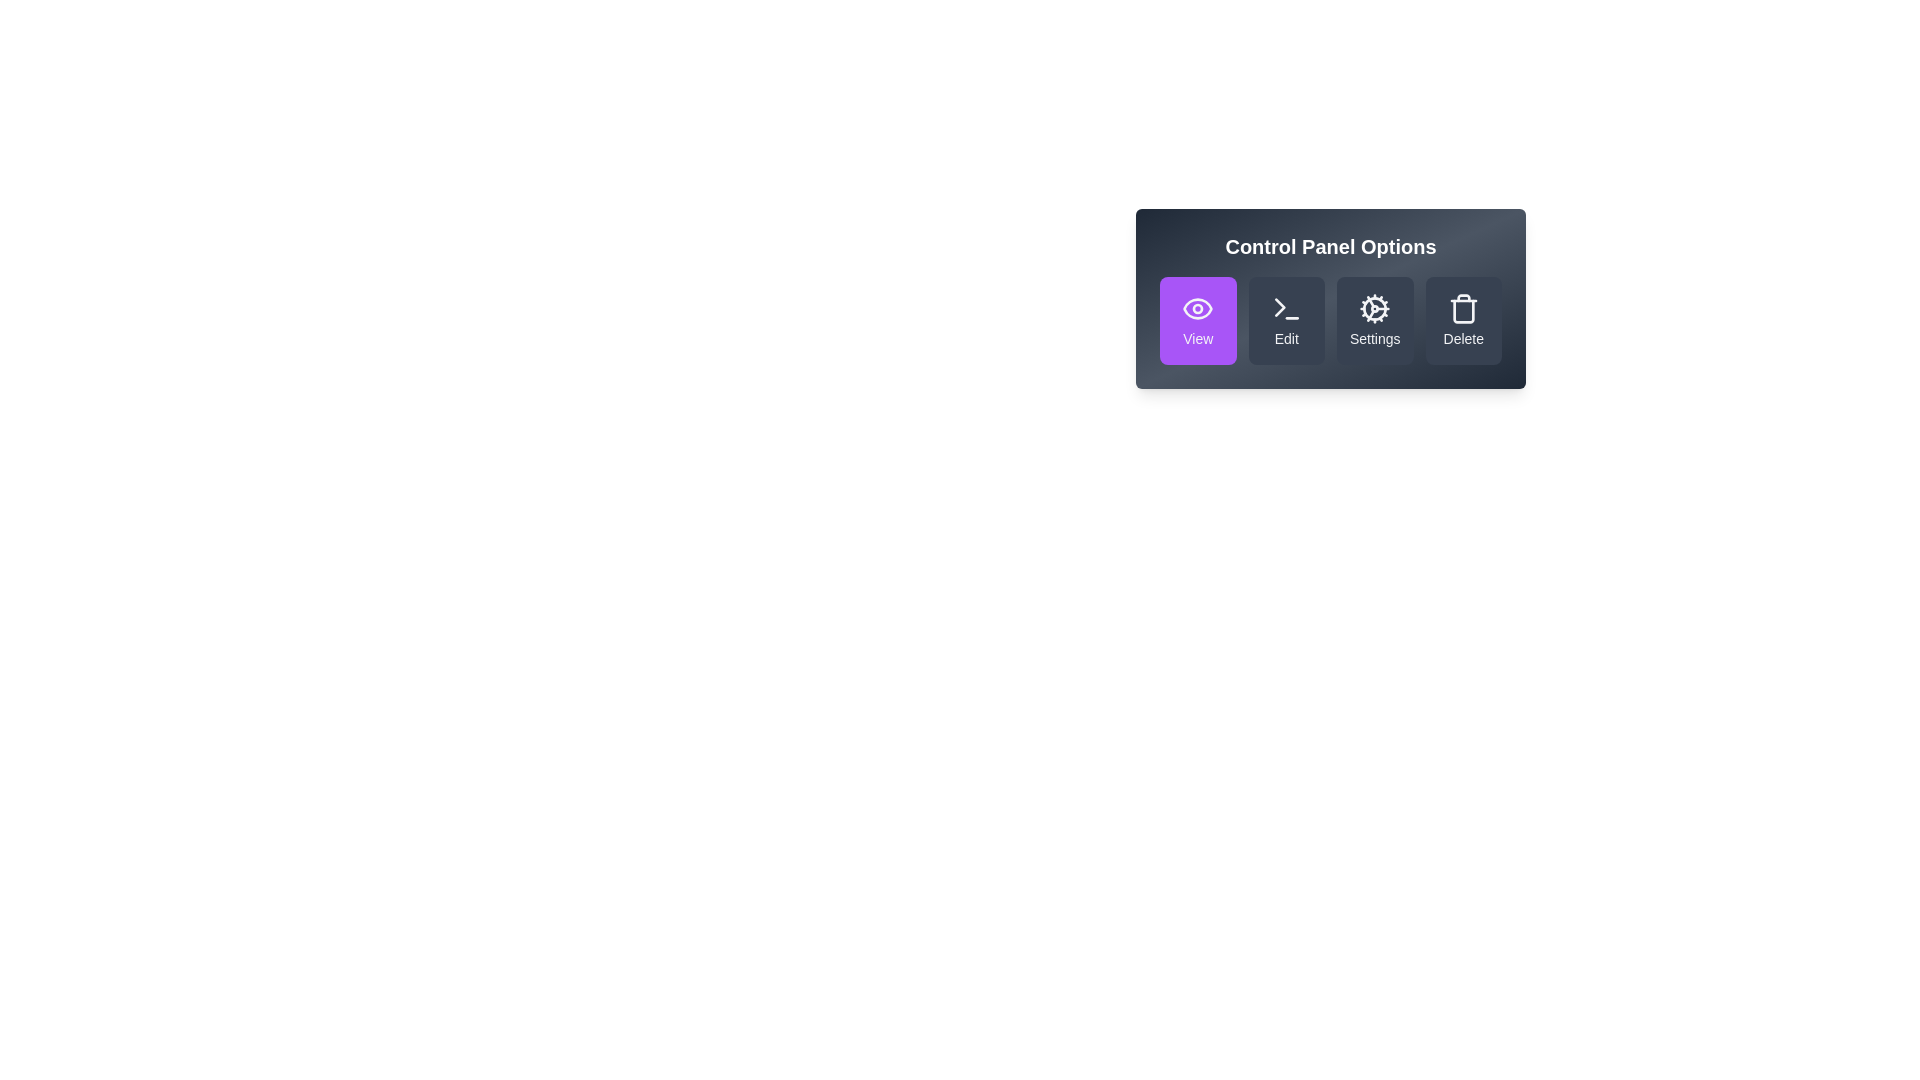 Image resolution: width=1920 pixels, height=1080 pixels. Describe the element at coordinates (1463, 308) in the screenshot. I see `the trash can icon within the 'Delete' button on the rightmost side of the horizontal button group in the control panel` at that location.